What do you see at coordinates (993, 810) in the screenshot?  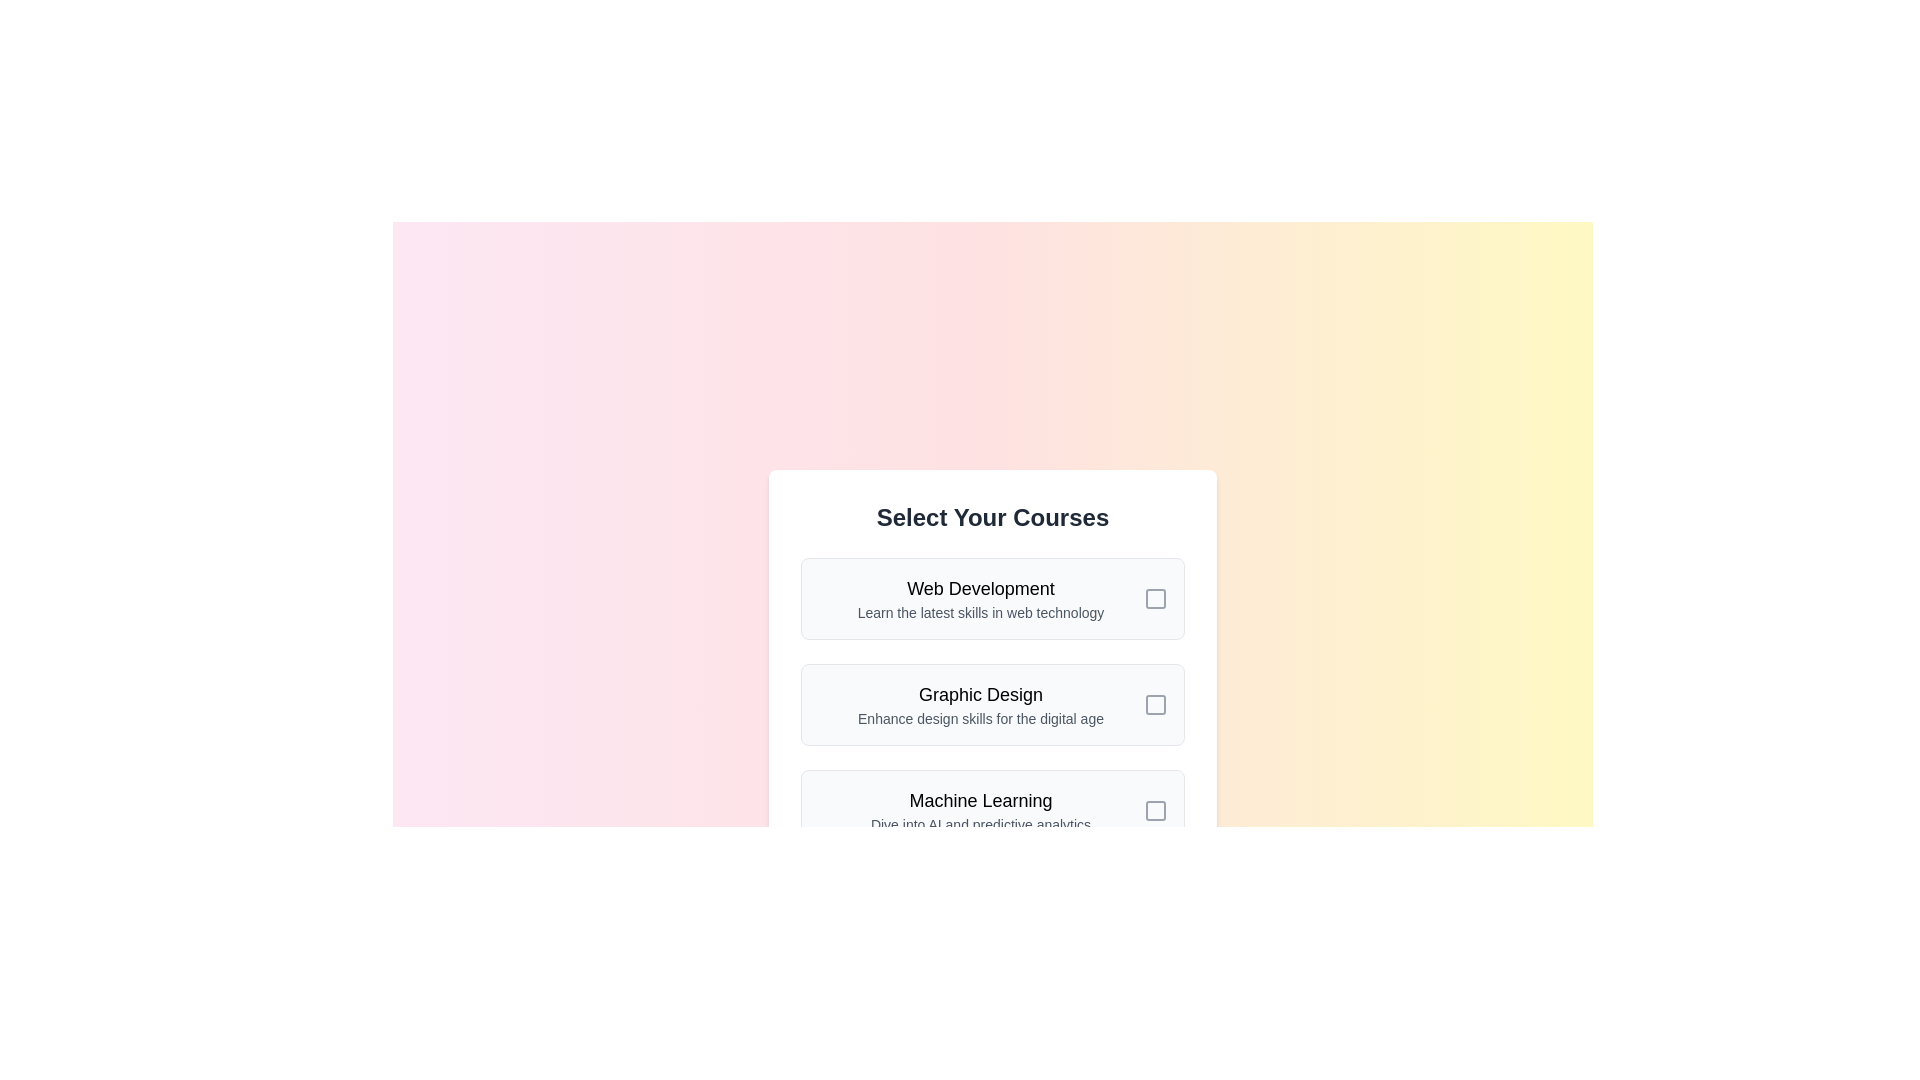 I see `the course item titled 'Machine Learning' to observe the visual feedback` at bounding box center [993, 810].